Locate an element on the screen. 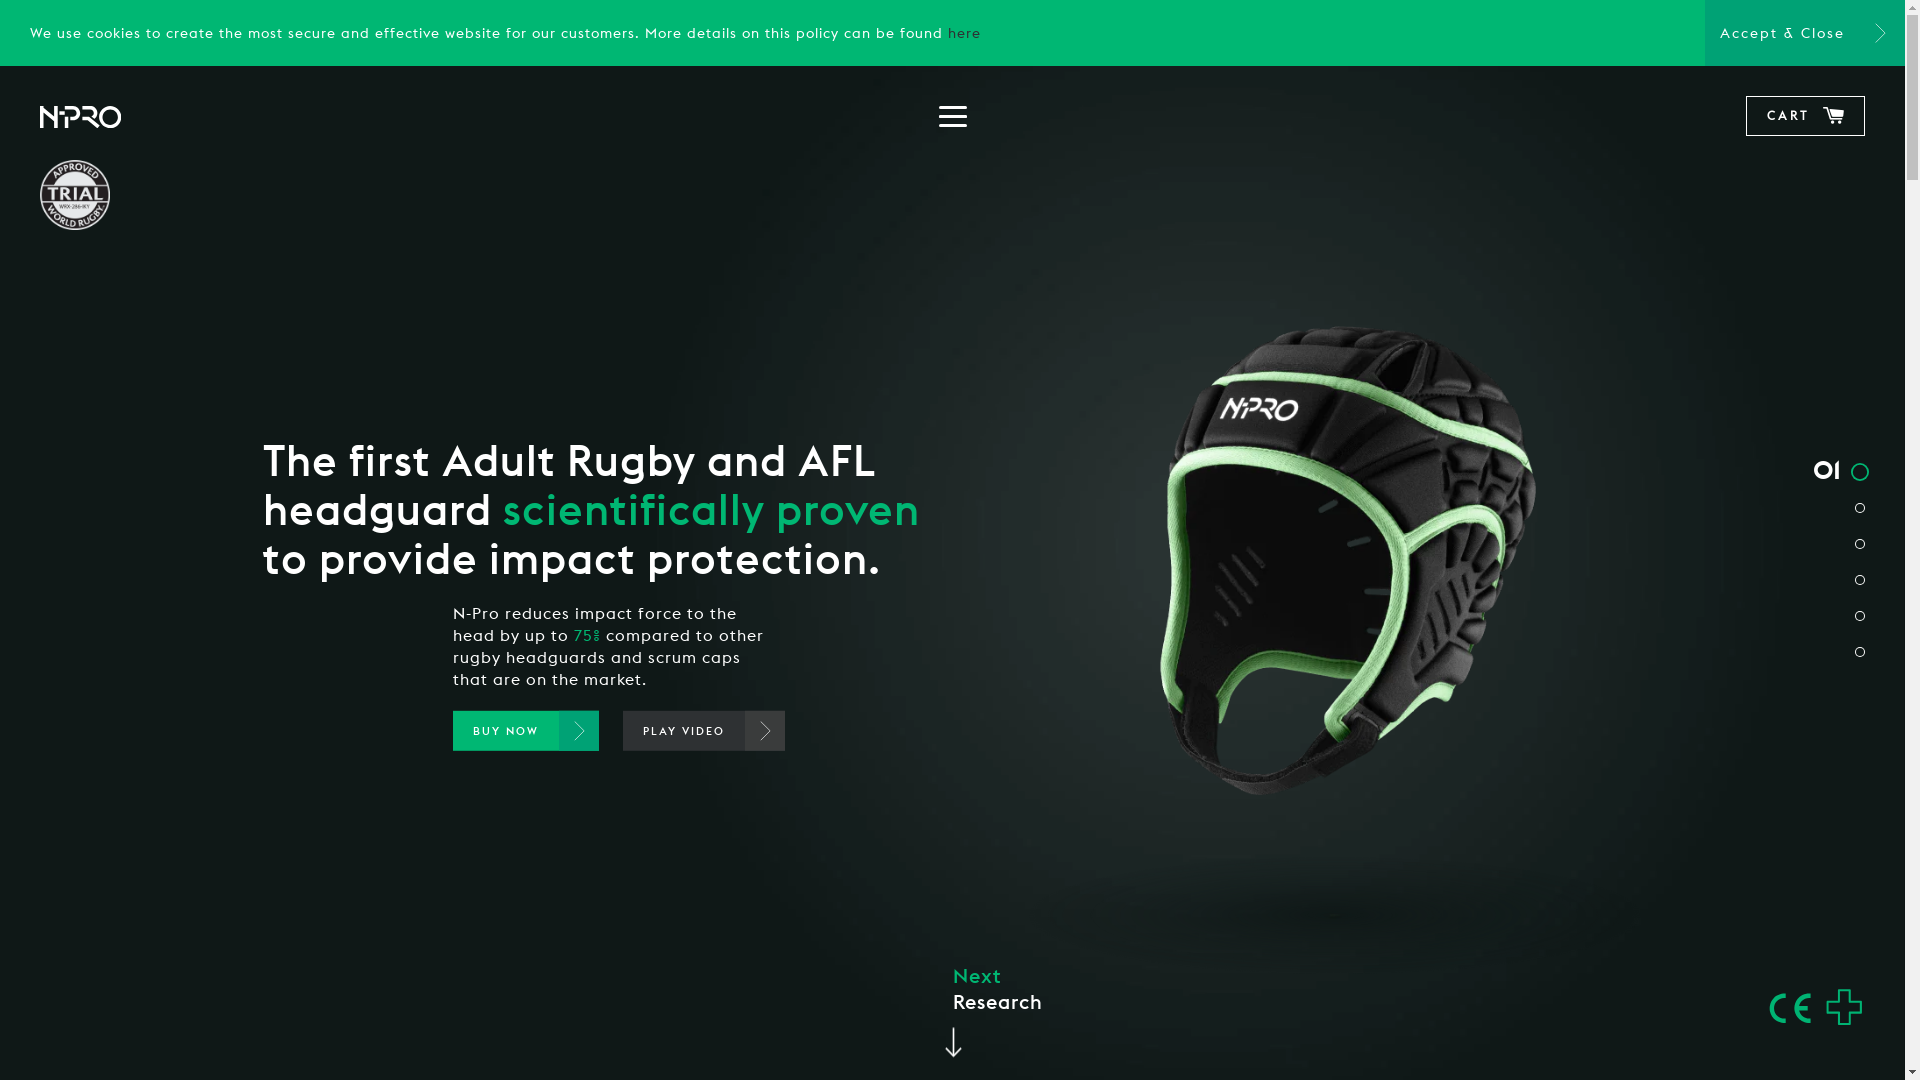 The image size is (1920, 1080). 'CART' is located at coordinates (1805, 115).